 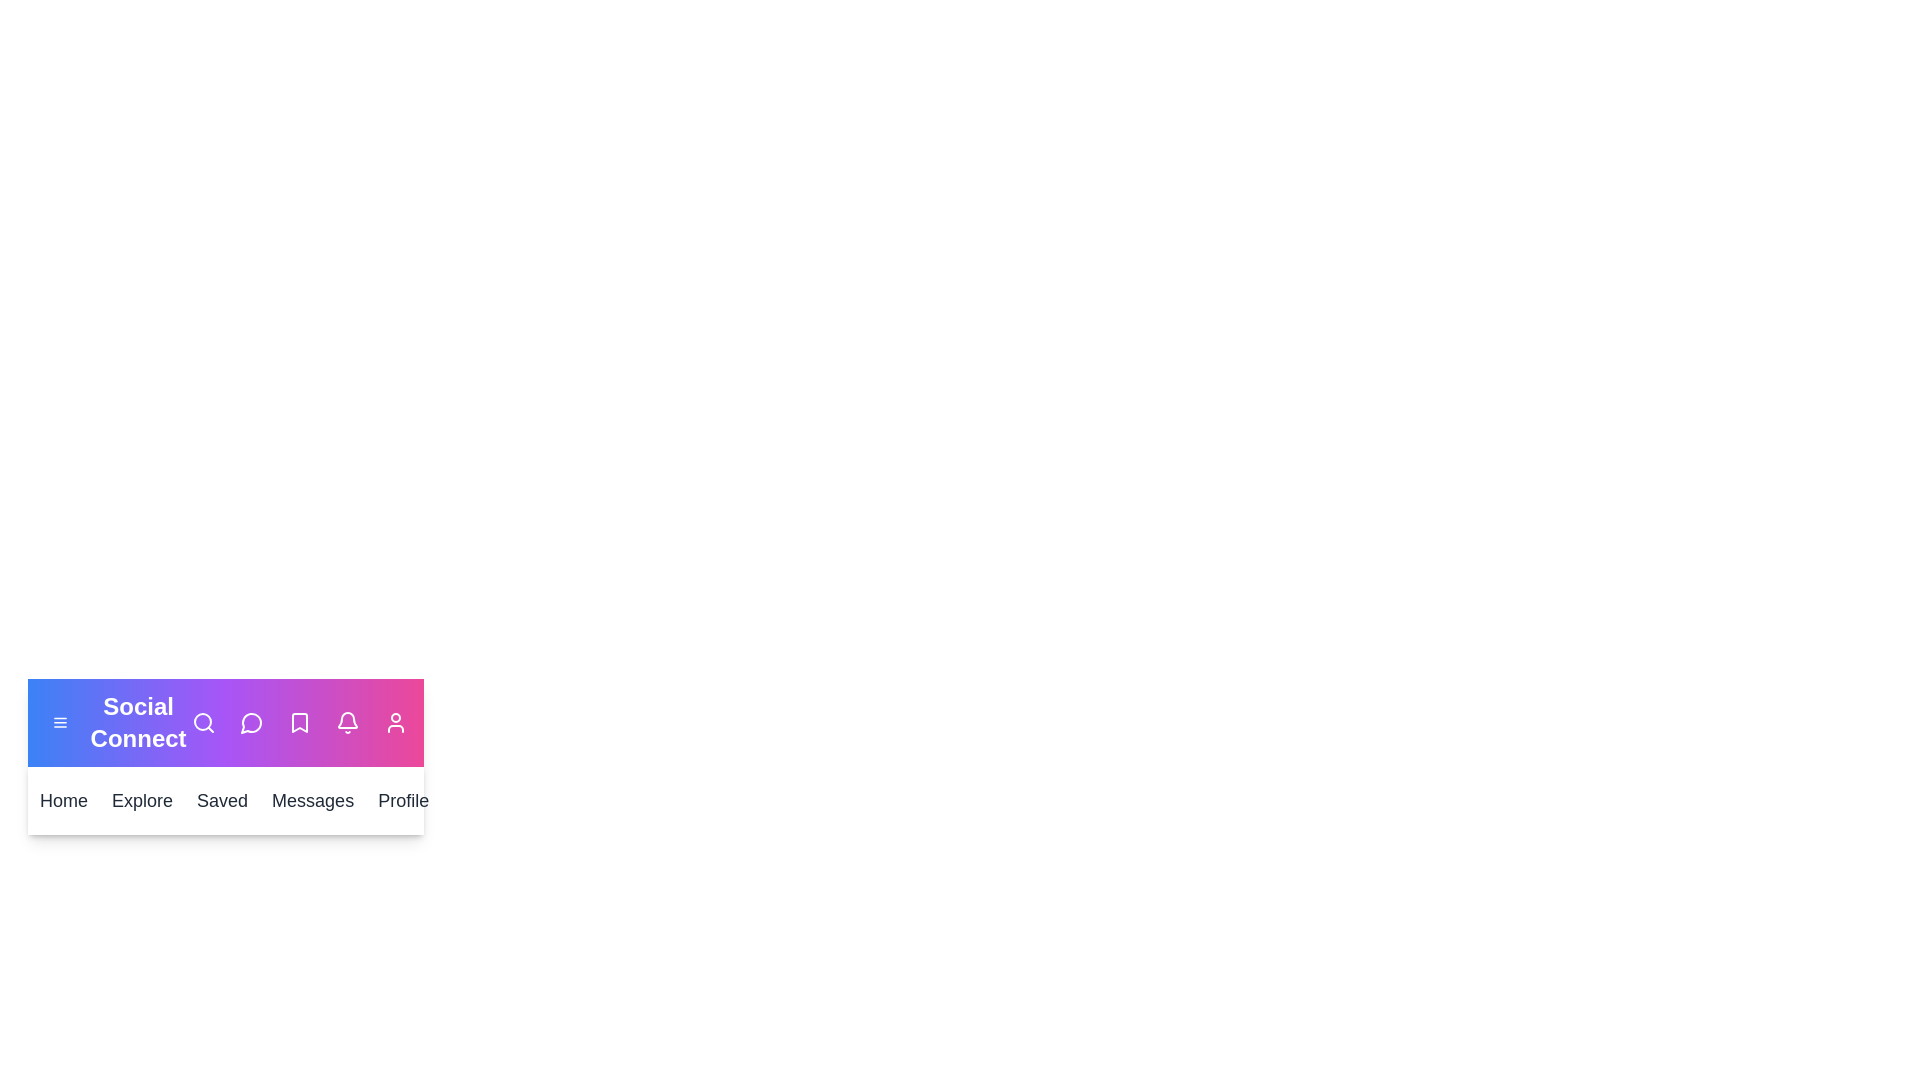 I want to click on the user icon to view the user profile, so click(x=395, y=722).